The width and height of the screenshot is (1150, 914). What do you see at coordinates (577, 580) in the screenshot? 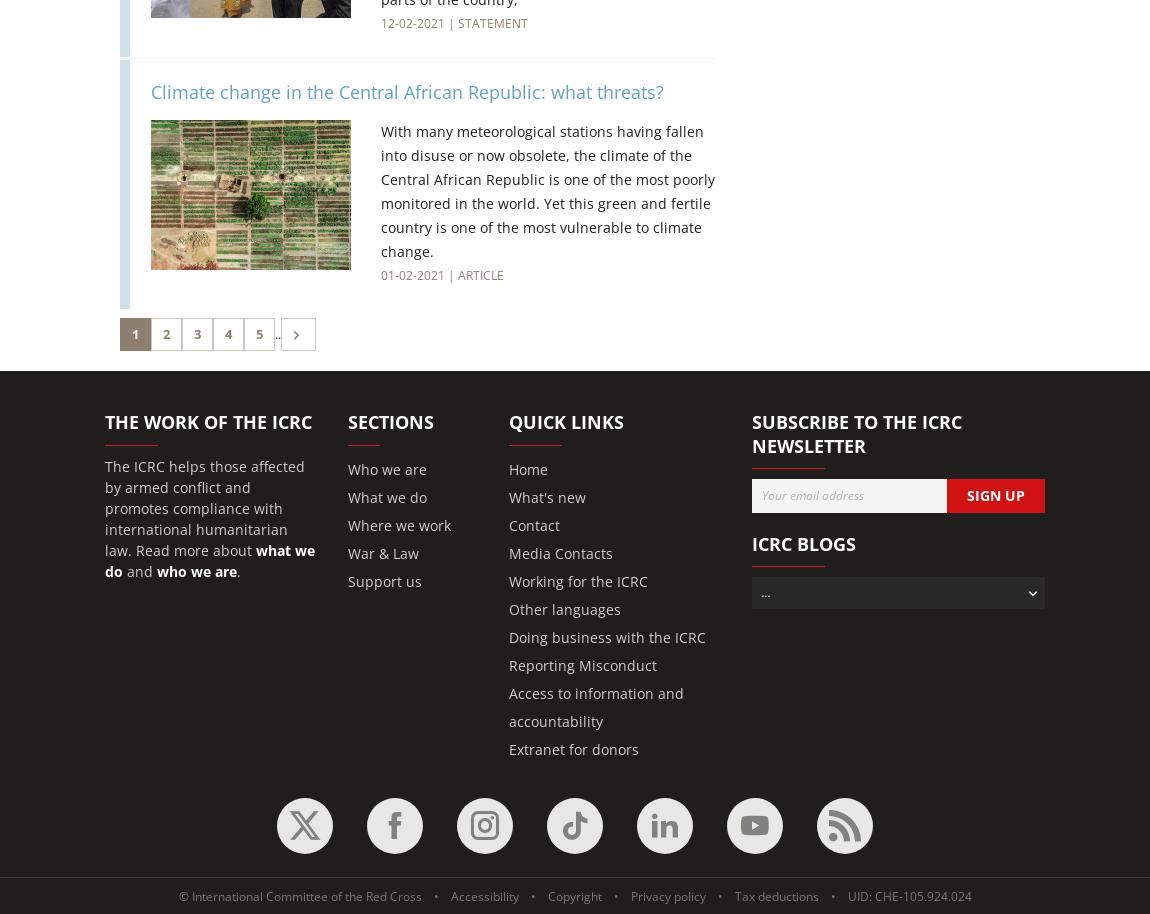
I see `'Working for the ICRC'` at bounding box center [577, 580].